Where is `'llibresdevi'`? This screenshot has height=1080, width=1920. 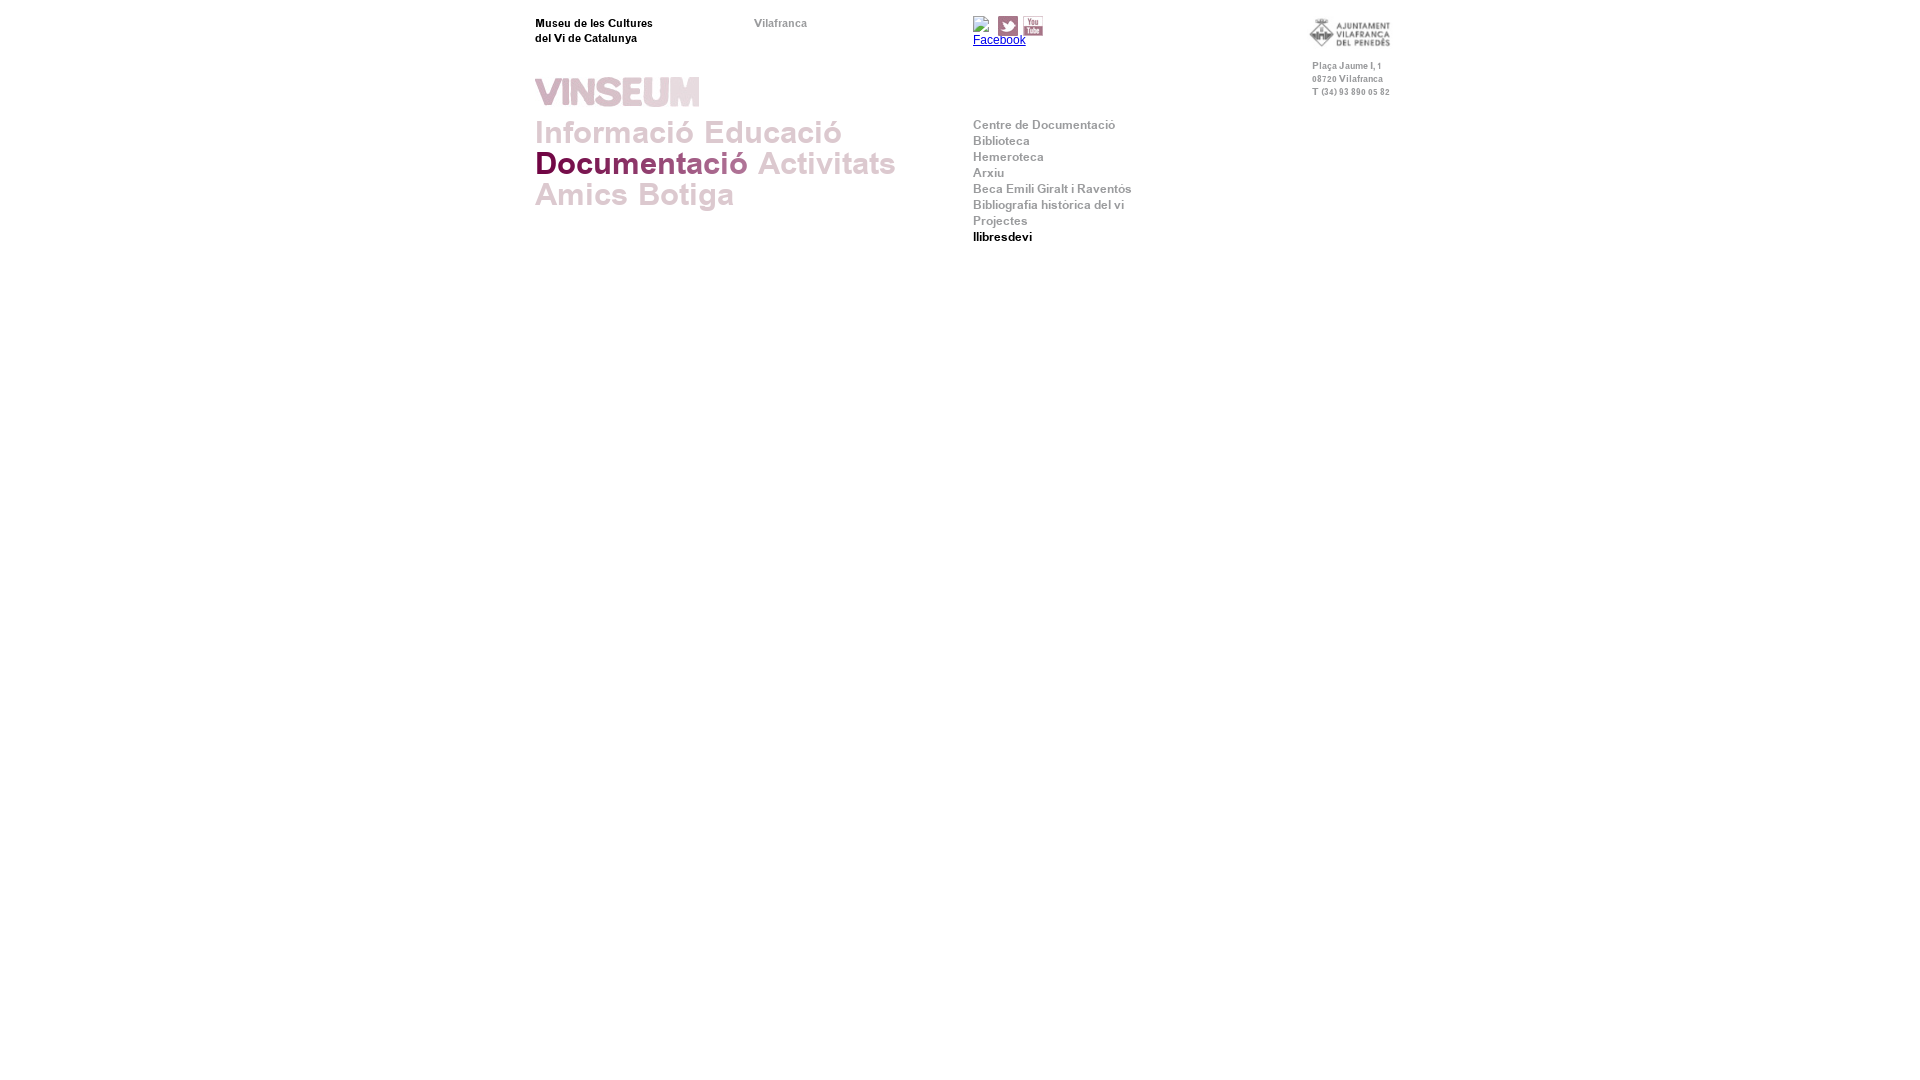
'llibresdevi' is located at coordinates (1002, 235).